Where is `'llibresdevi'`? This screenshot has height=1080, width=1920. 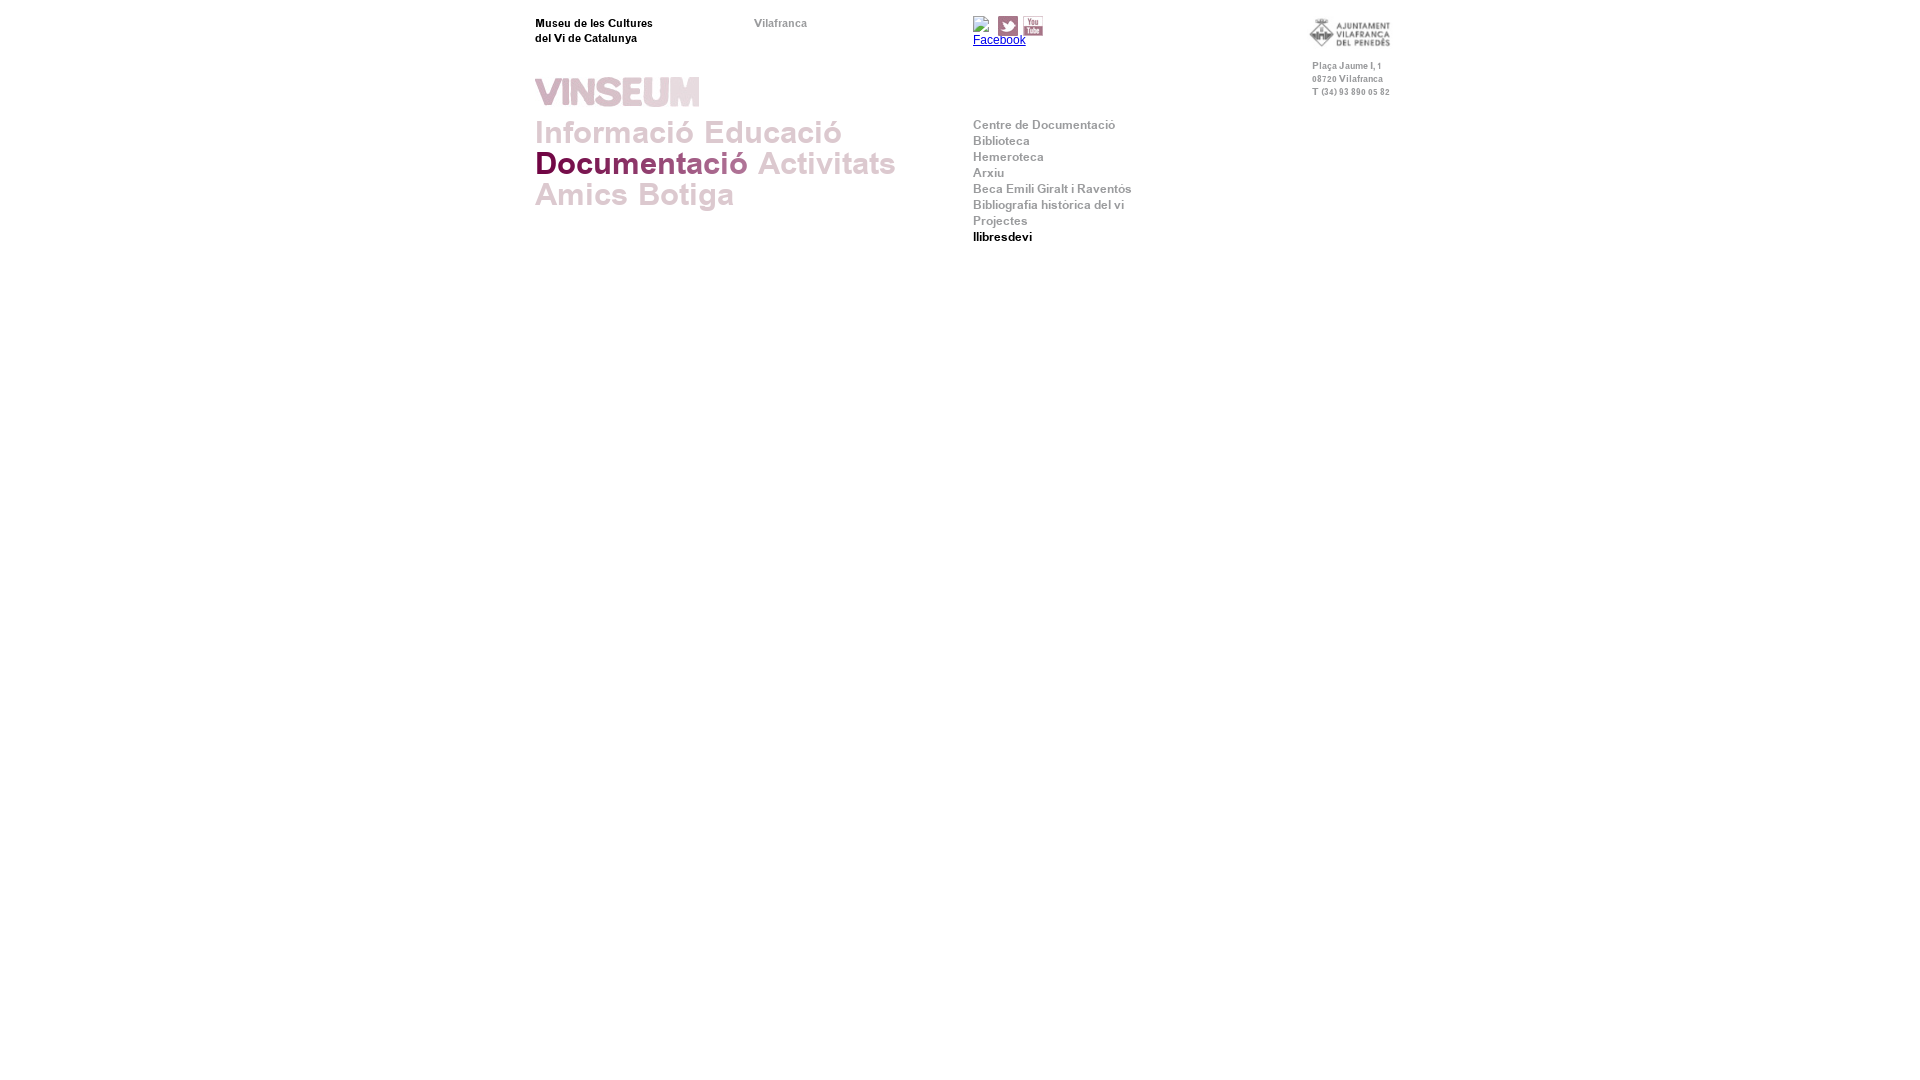
'llibresdevi' is located at coordinates (1002, 235).